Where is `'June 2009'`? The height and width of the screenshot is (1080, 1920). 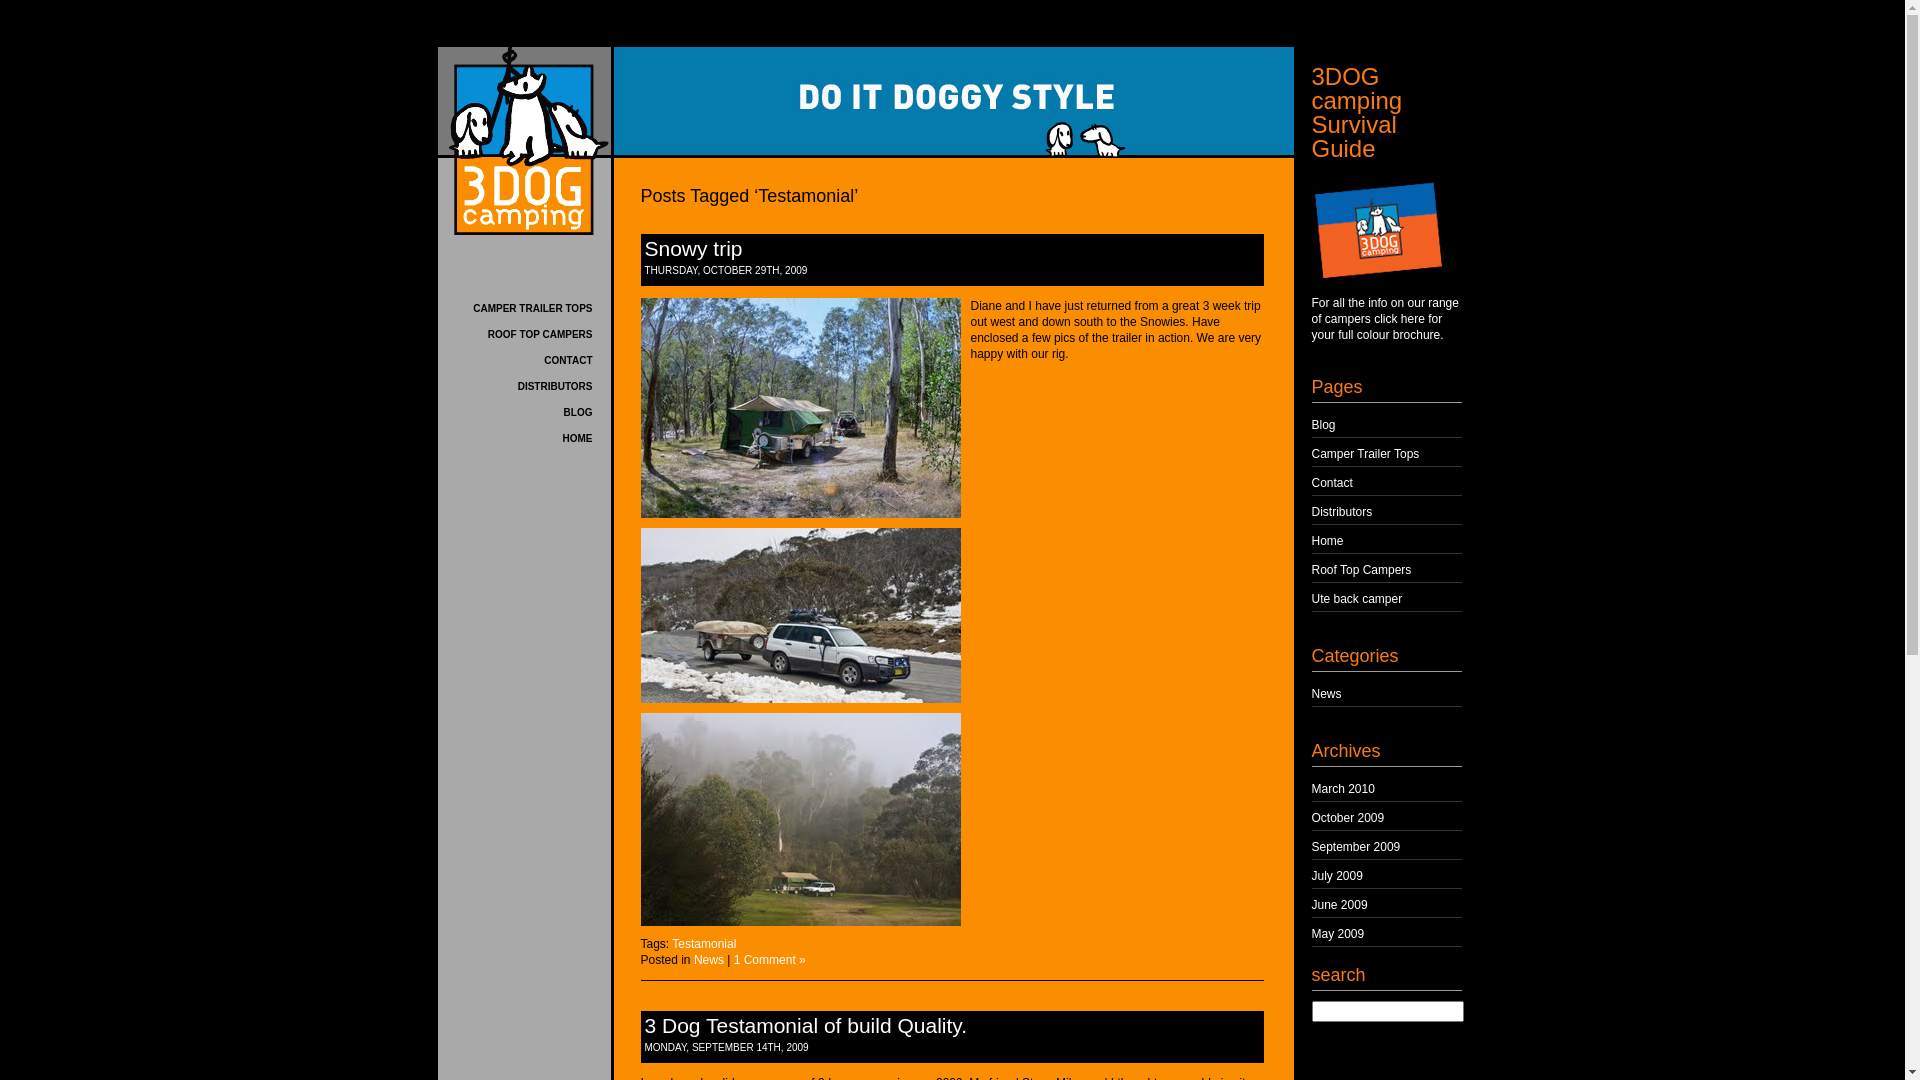
'June 2009' is located at coordinates (1339, 905).